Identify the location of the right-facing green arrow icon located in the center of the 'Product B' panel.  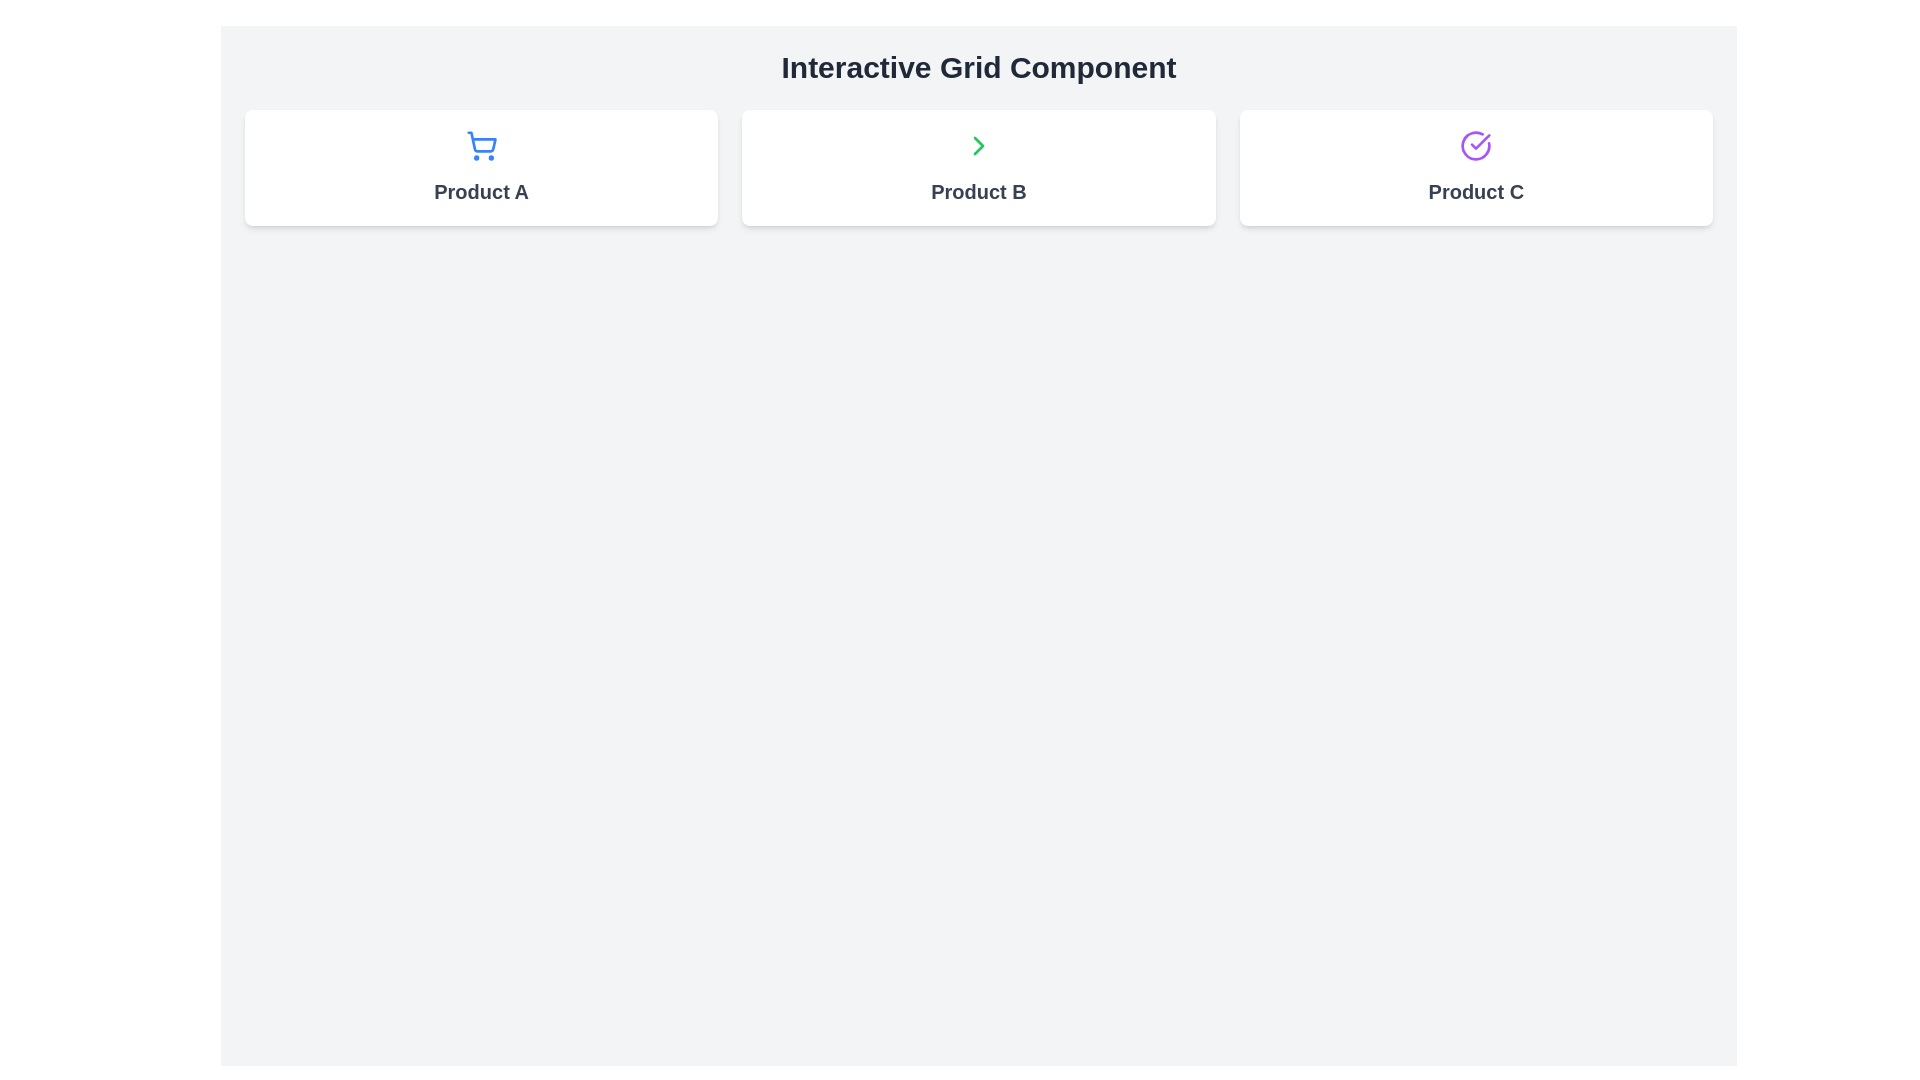
(979, 145).